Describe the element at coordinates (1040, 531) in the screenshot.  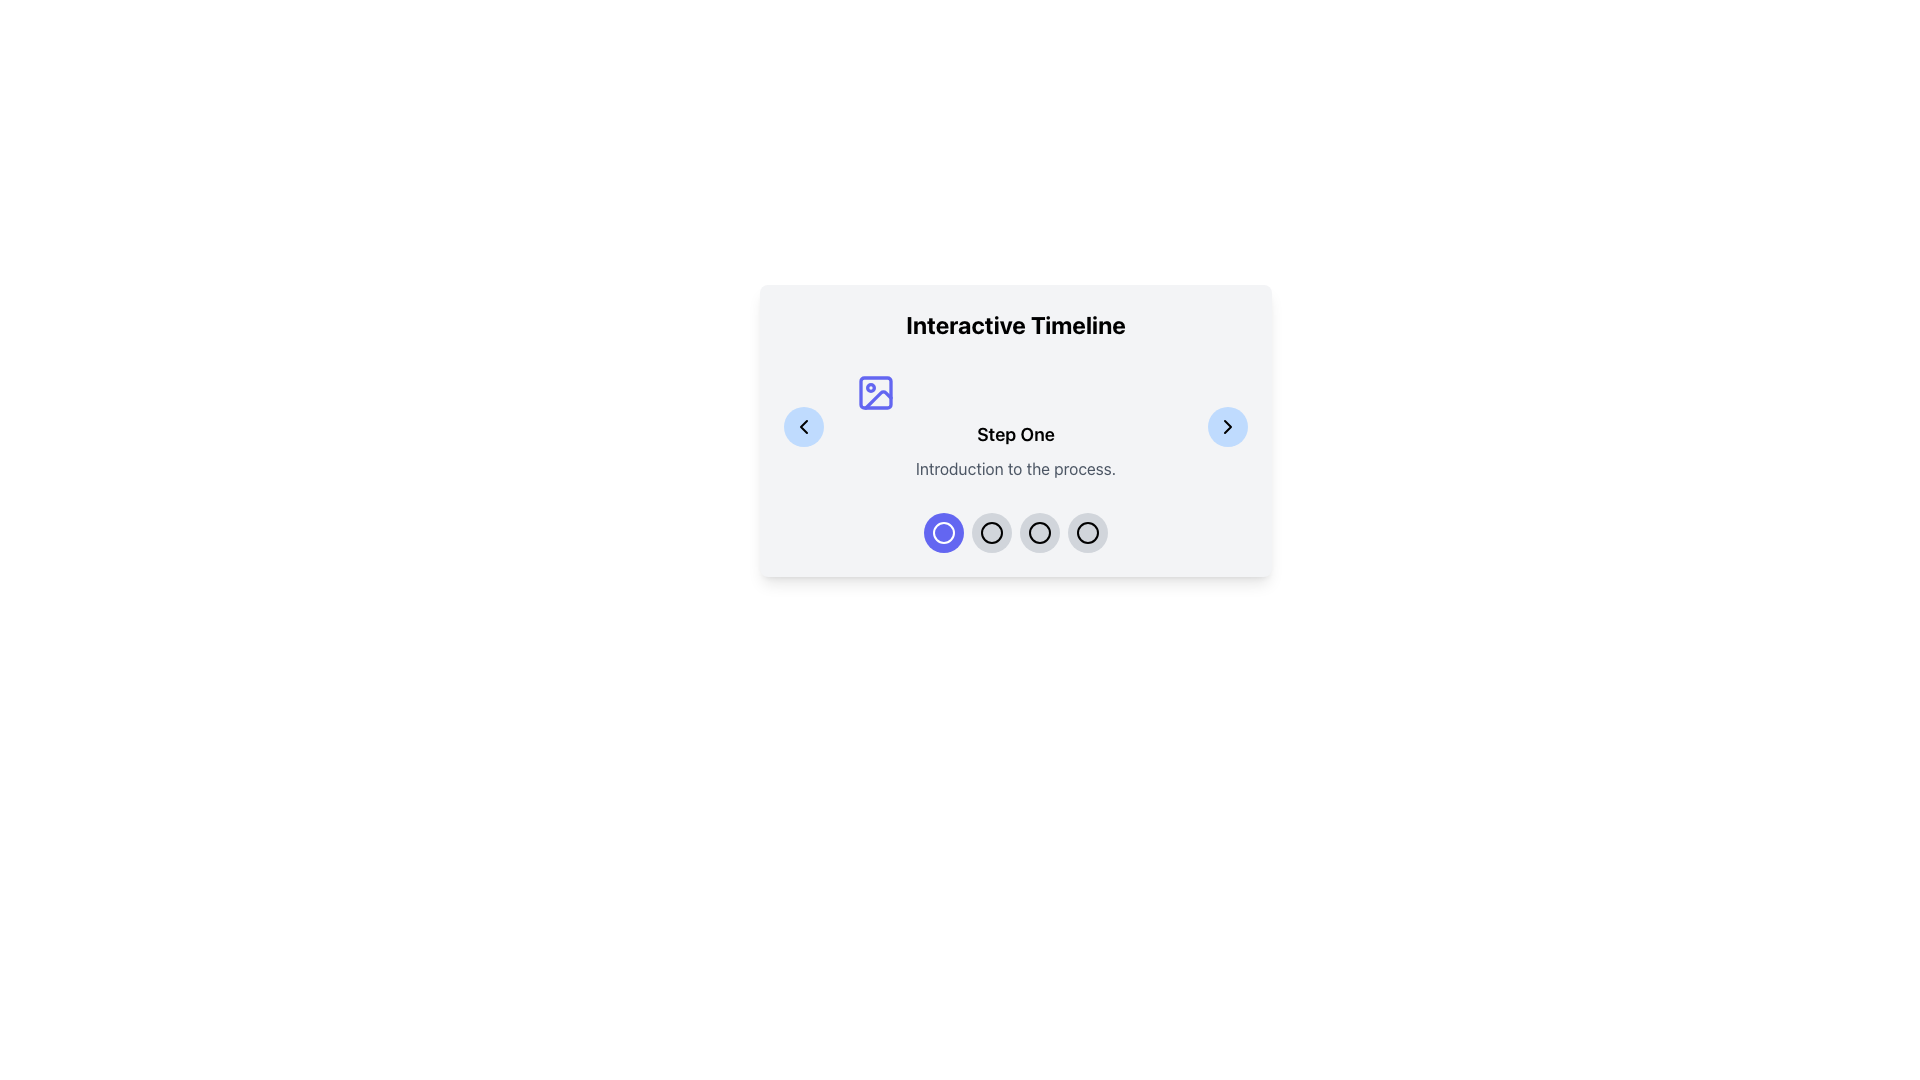
I see `the third button in a horizontal group of four buttons located near the bottom center of the main interface` at that location.